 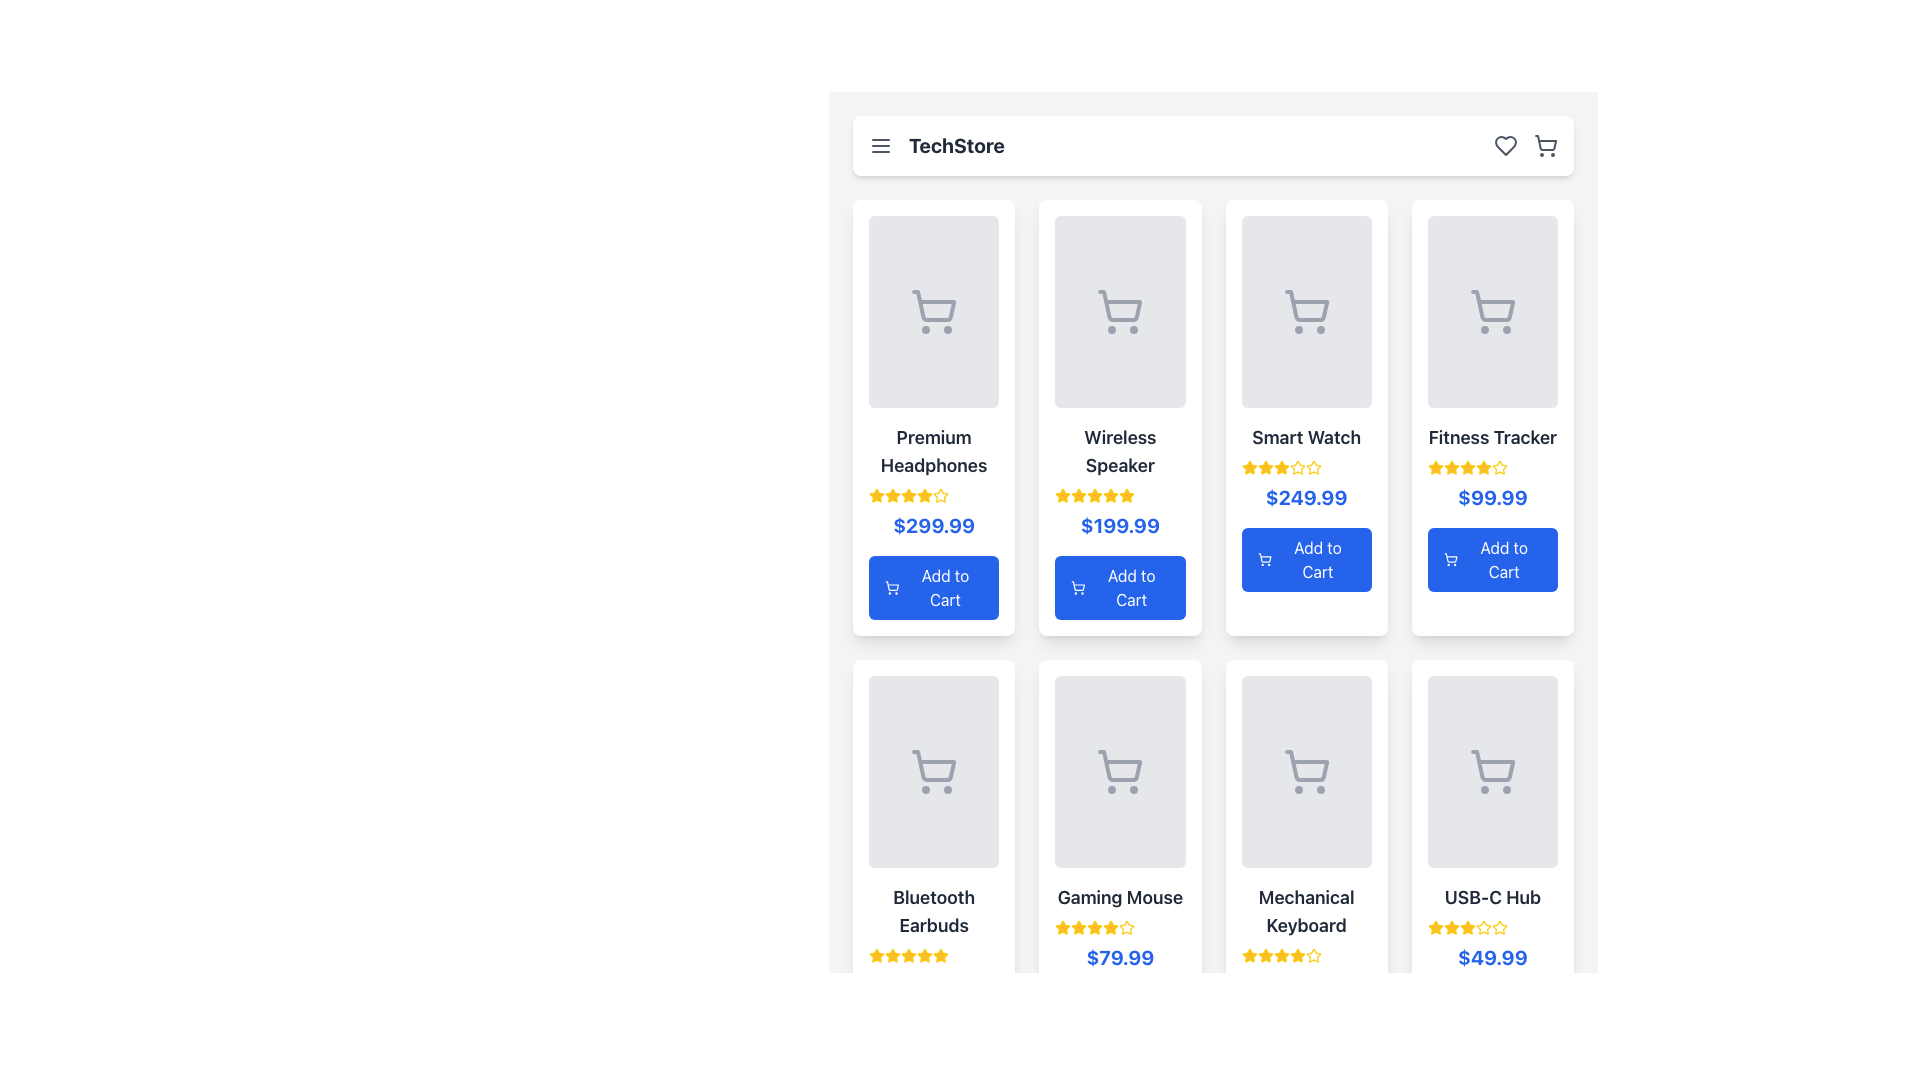 What do you see at coordinates (1306, 911) in the screenshot?
I see `the product title text located in the fourth column of the second row of the product card, which is positioned below the image placeholder and above the product price and rating area` at bounding box center [1306, 911].